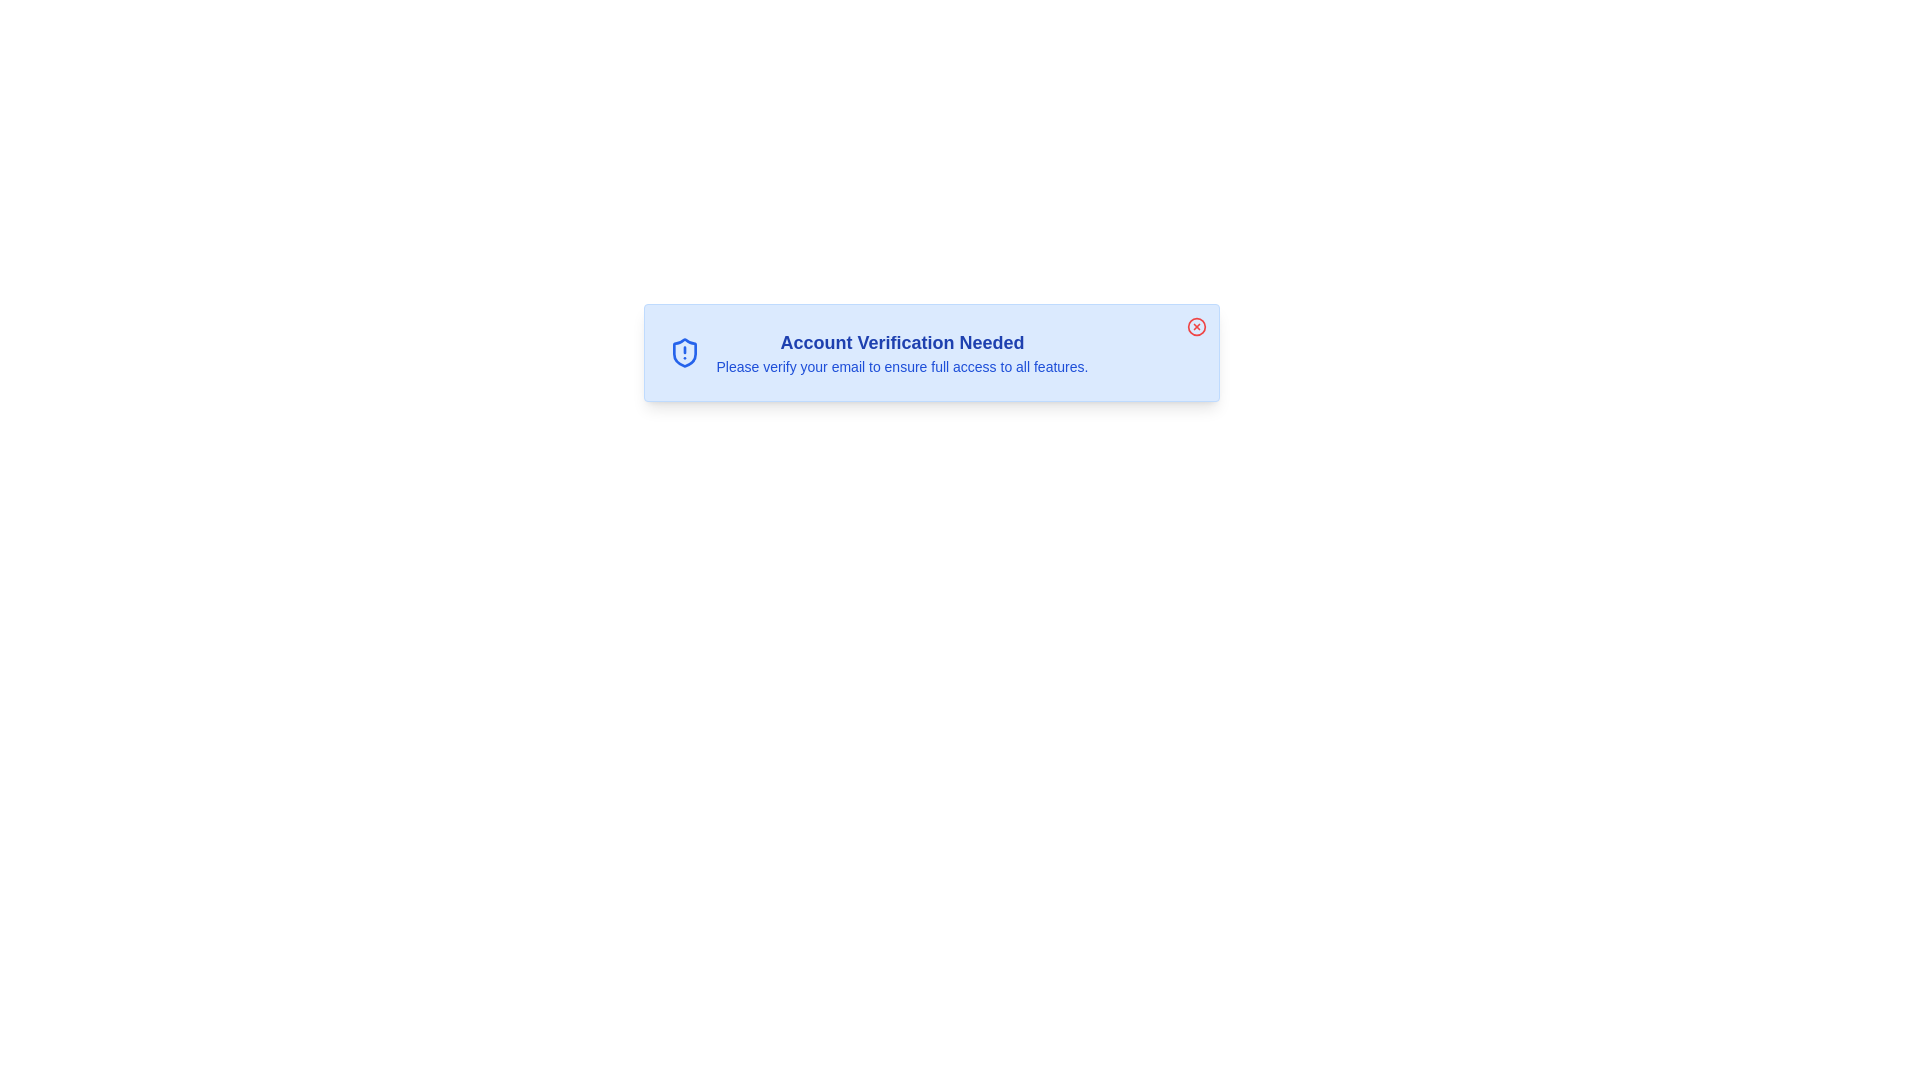  I want to click on text from the 'Account Verification Needed' label, which is a bold blue header inside a light blue notification box, so click(901, 342).